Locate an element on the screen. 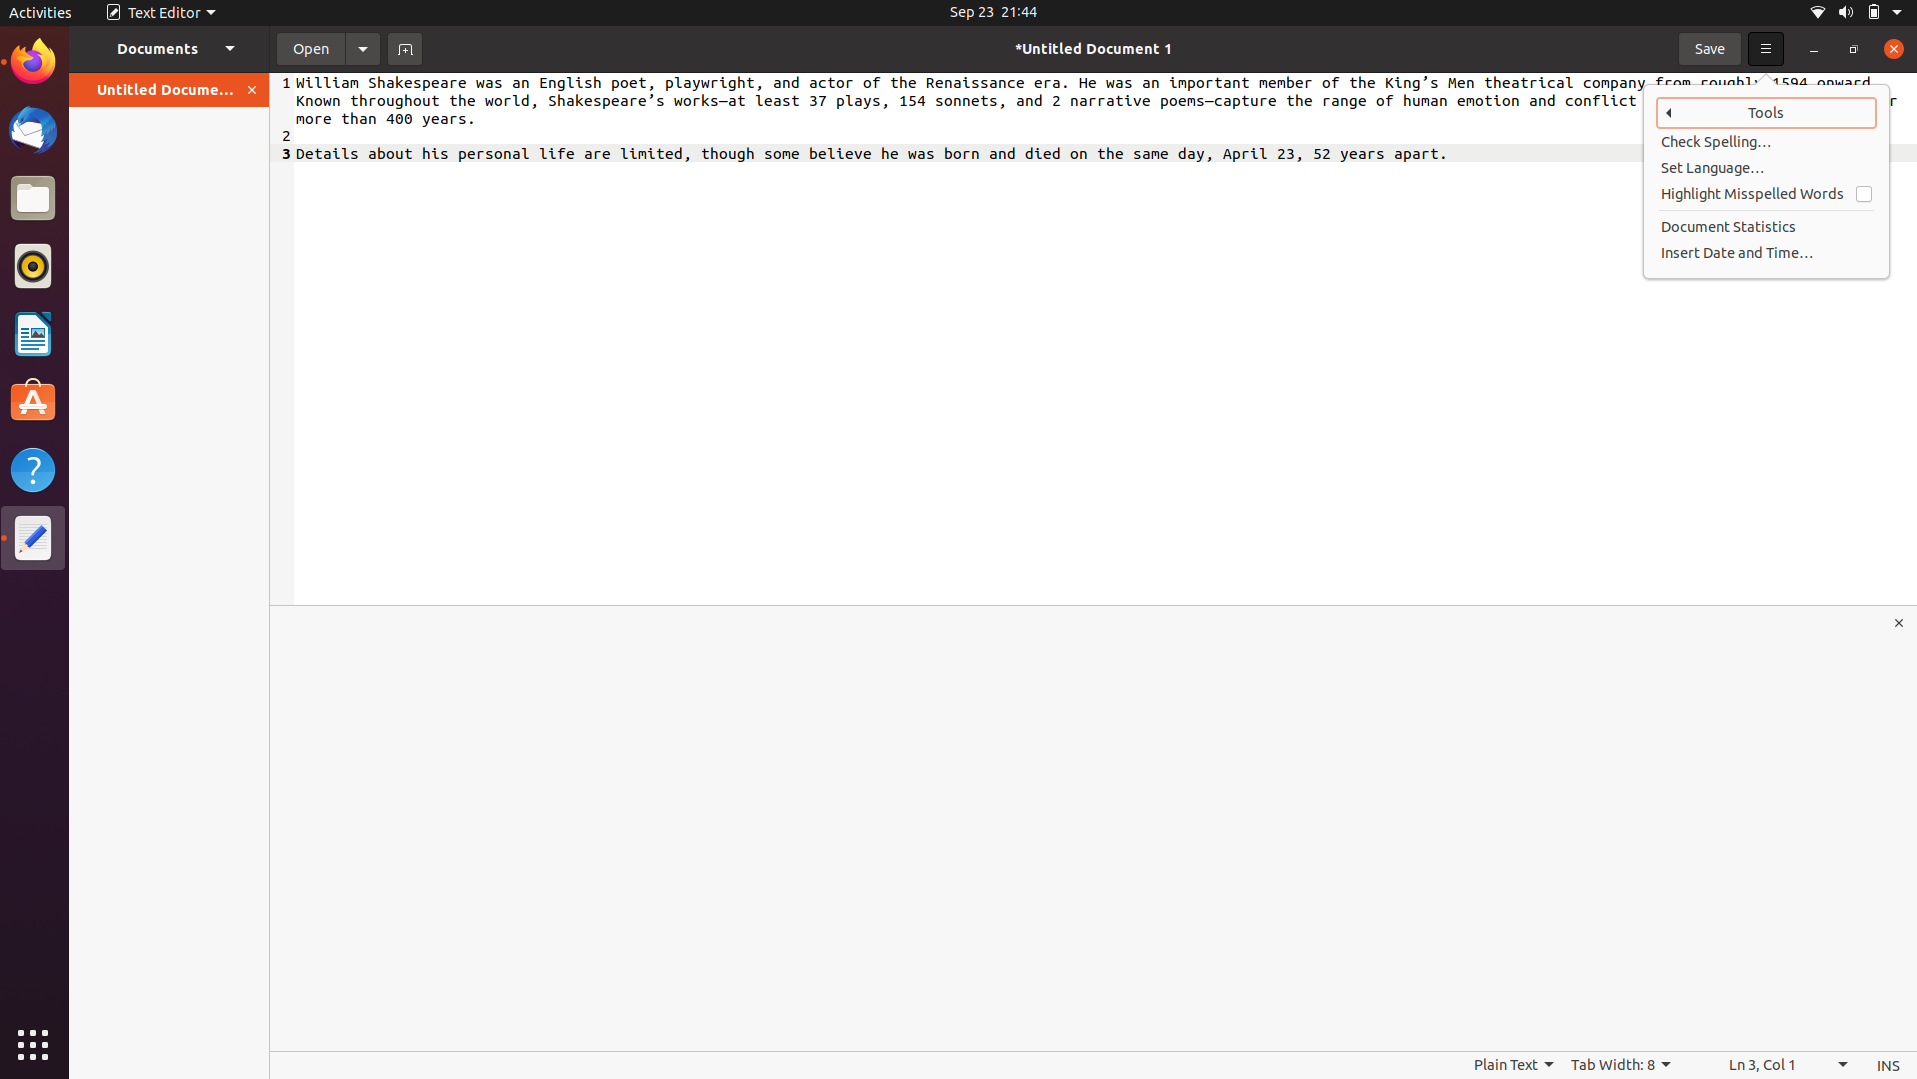 The image size is (1917, 1079). other choices aside from straightforward text is located at coordinates (1512, 1065).